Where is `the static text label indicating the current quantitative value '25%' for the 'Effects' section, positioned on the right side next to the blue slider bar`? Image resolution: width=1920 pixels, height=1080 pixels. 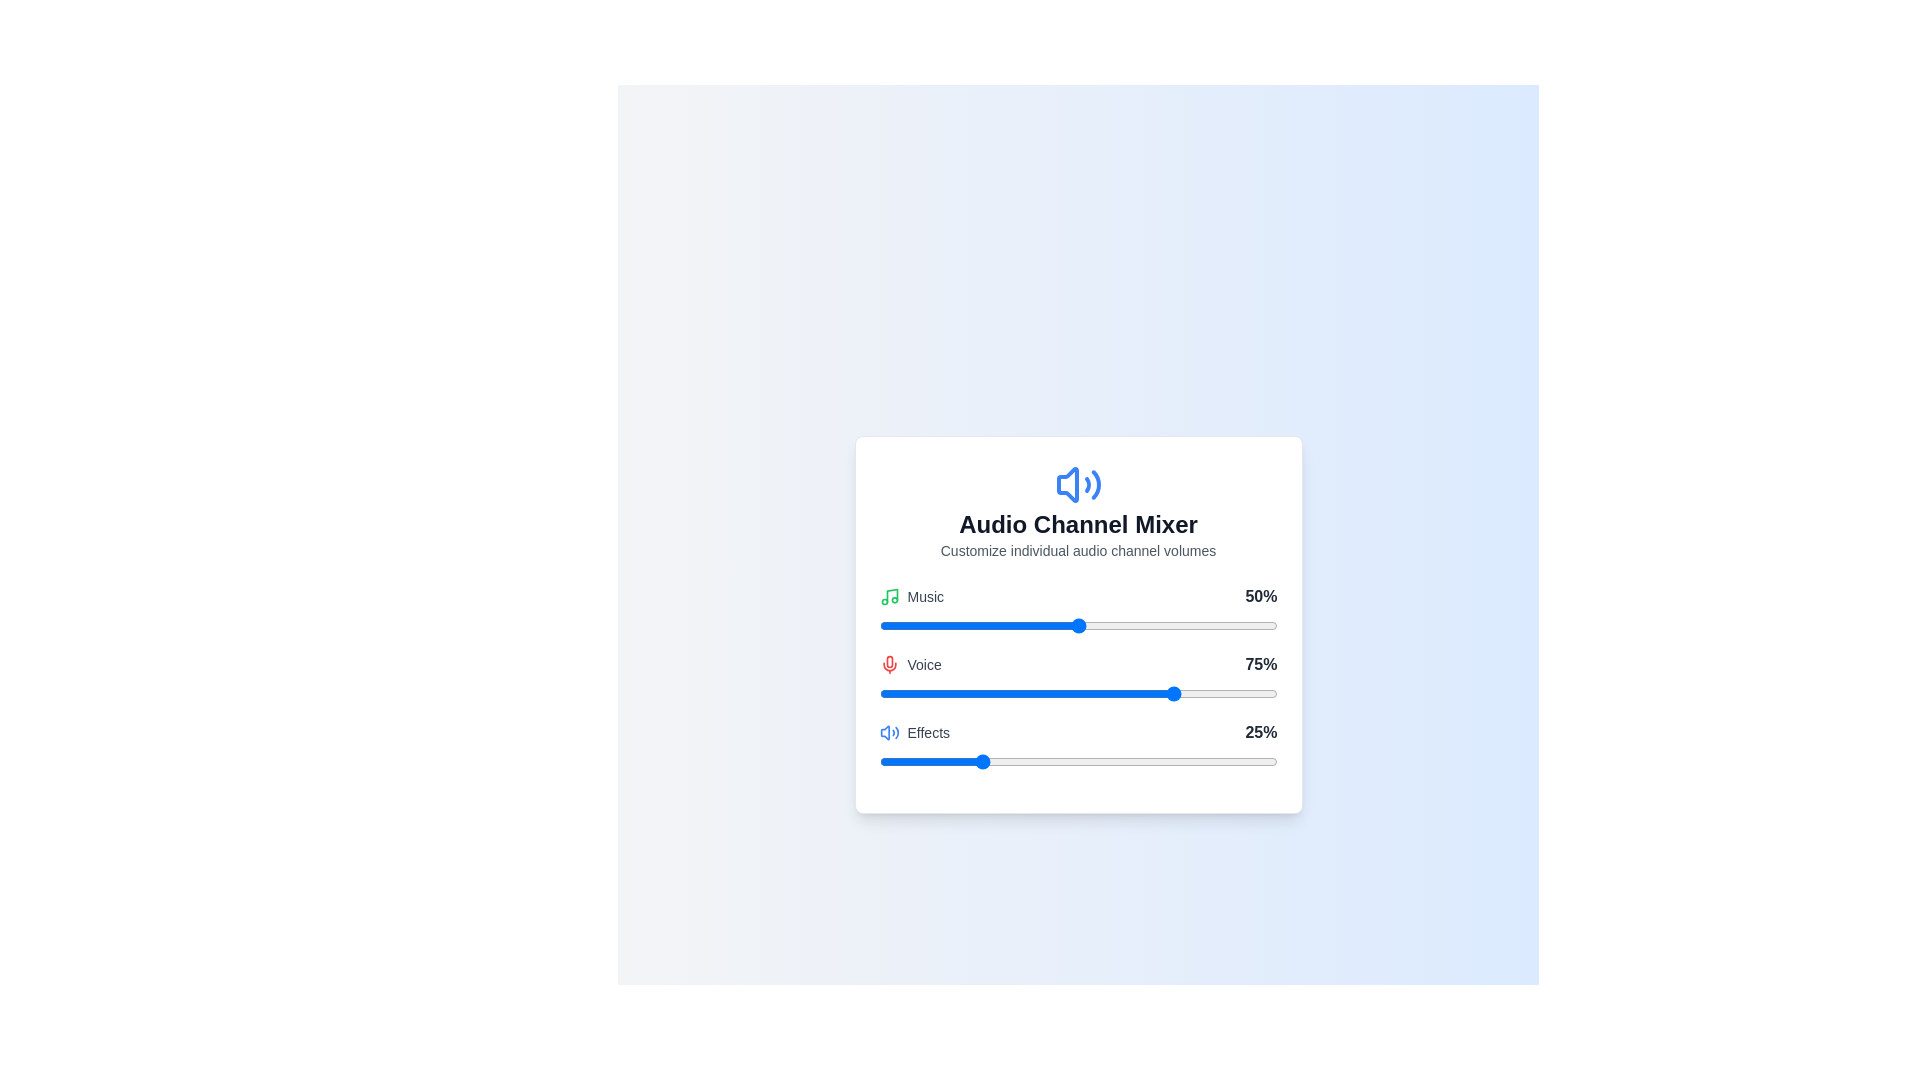 the static text label indicating the current quantitative value '25%' for the 'Effects' section, positioned on the right side next to the blue slider bar is located at coordinates (1260, 732).